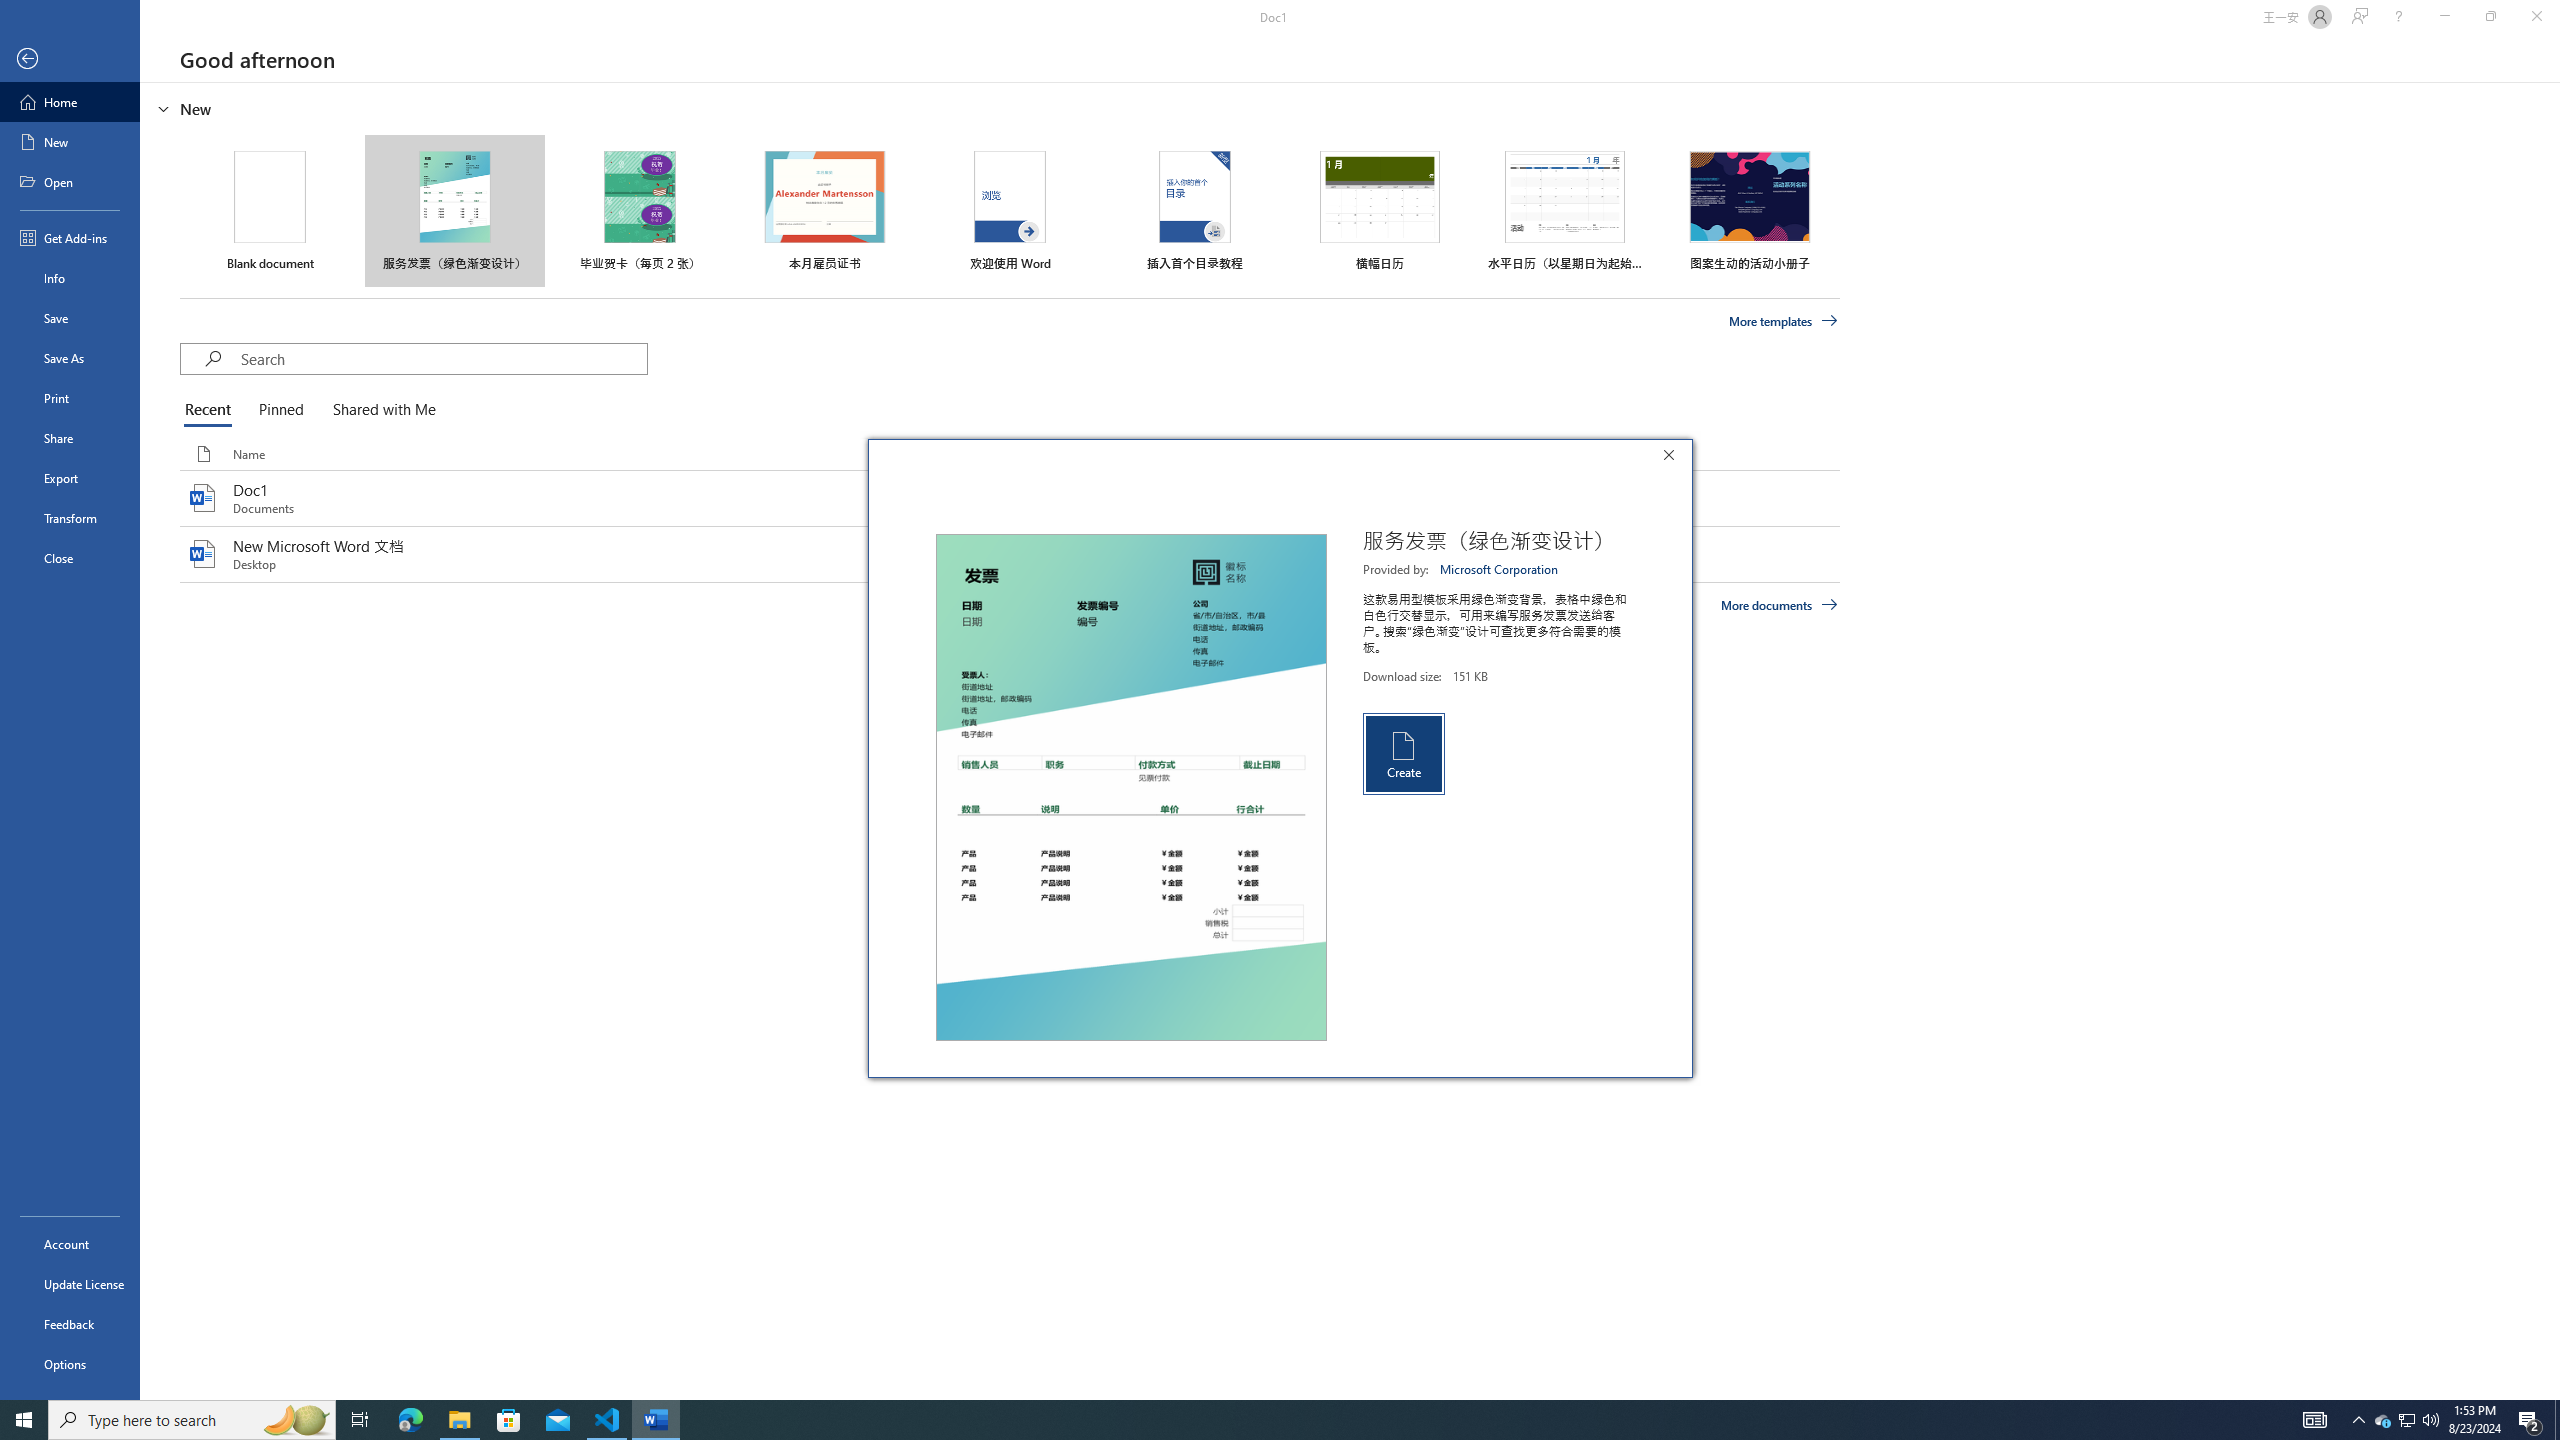 Image resolution: width=2560 pixels, height=1440 pixels. What do you see at coordinates (69, 141) in the screenshot?
I see `'New'` at bounding box center [69, 141].